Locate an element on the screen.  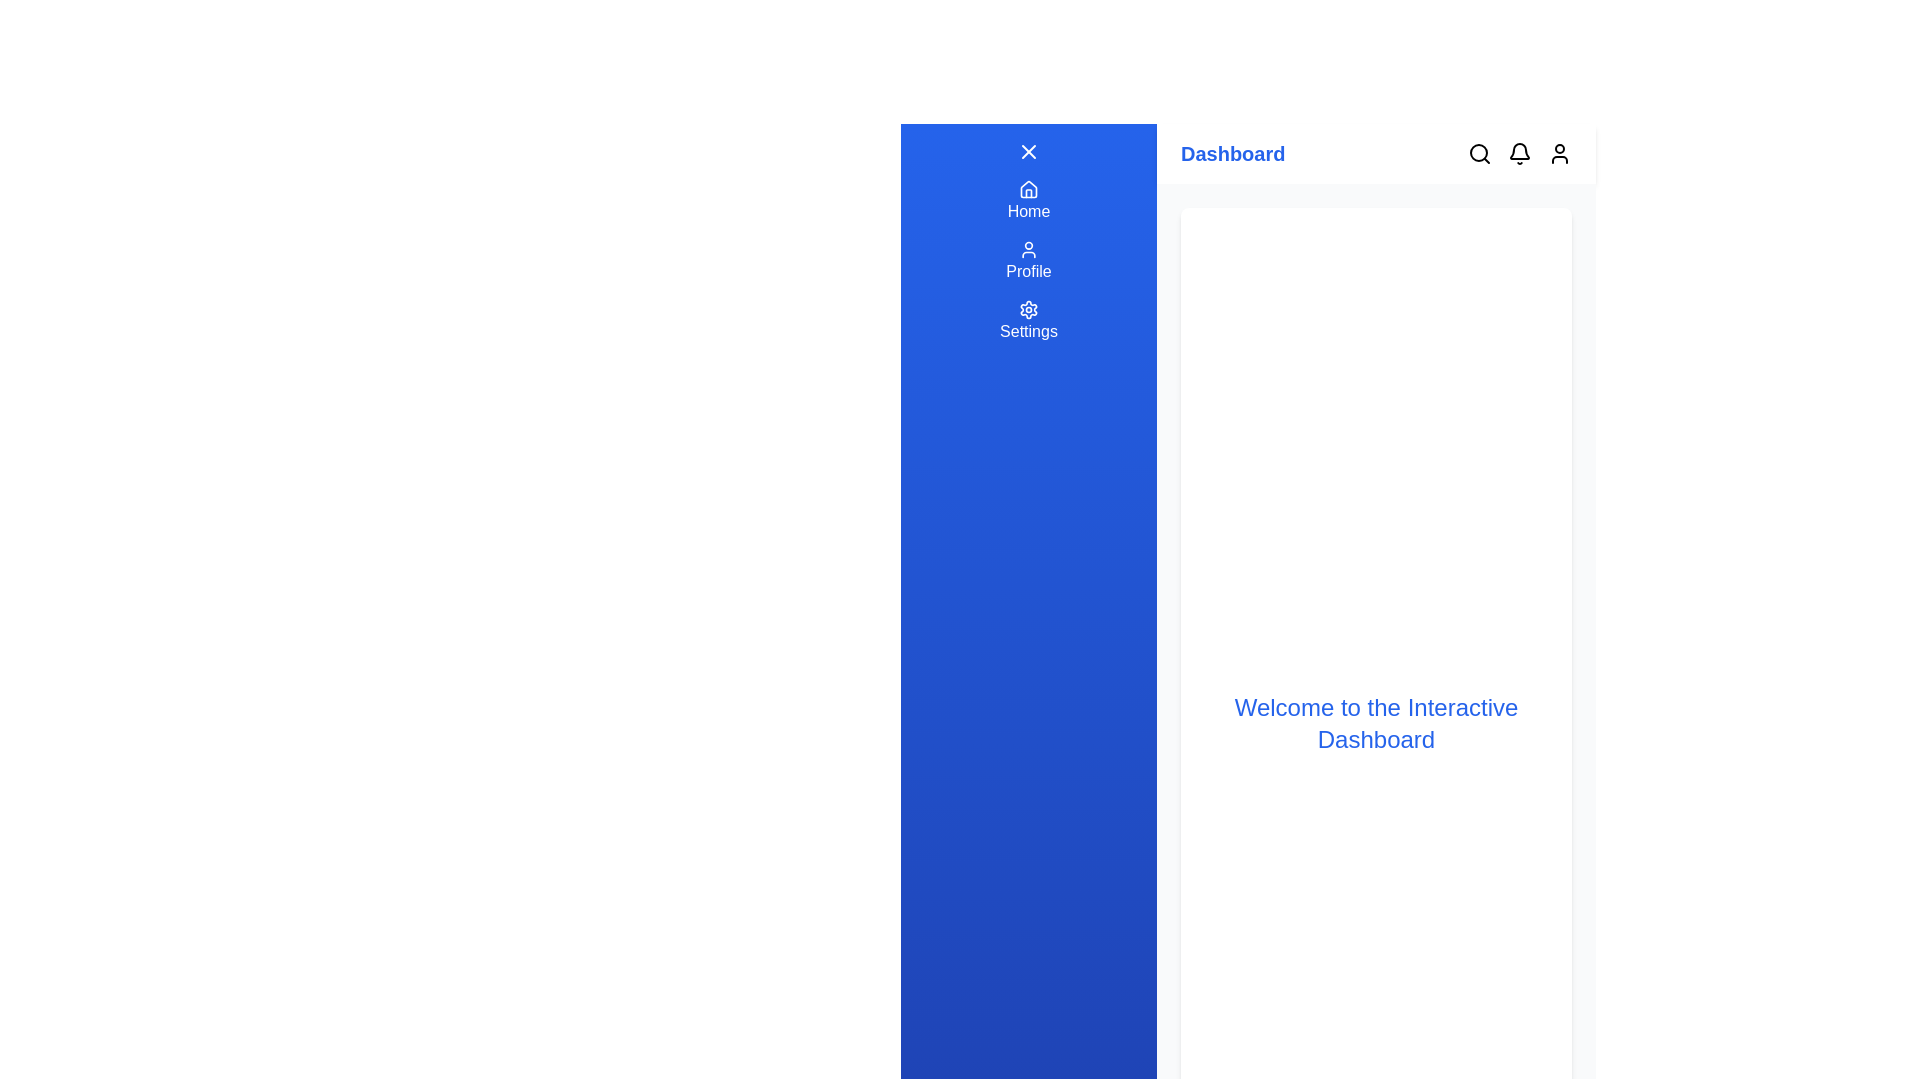
the settings button in the vertical navigation bar located on the left side of the interface, which is the third button below the 'Profile' option is located at coordinates (1028, 320).